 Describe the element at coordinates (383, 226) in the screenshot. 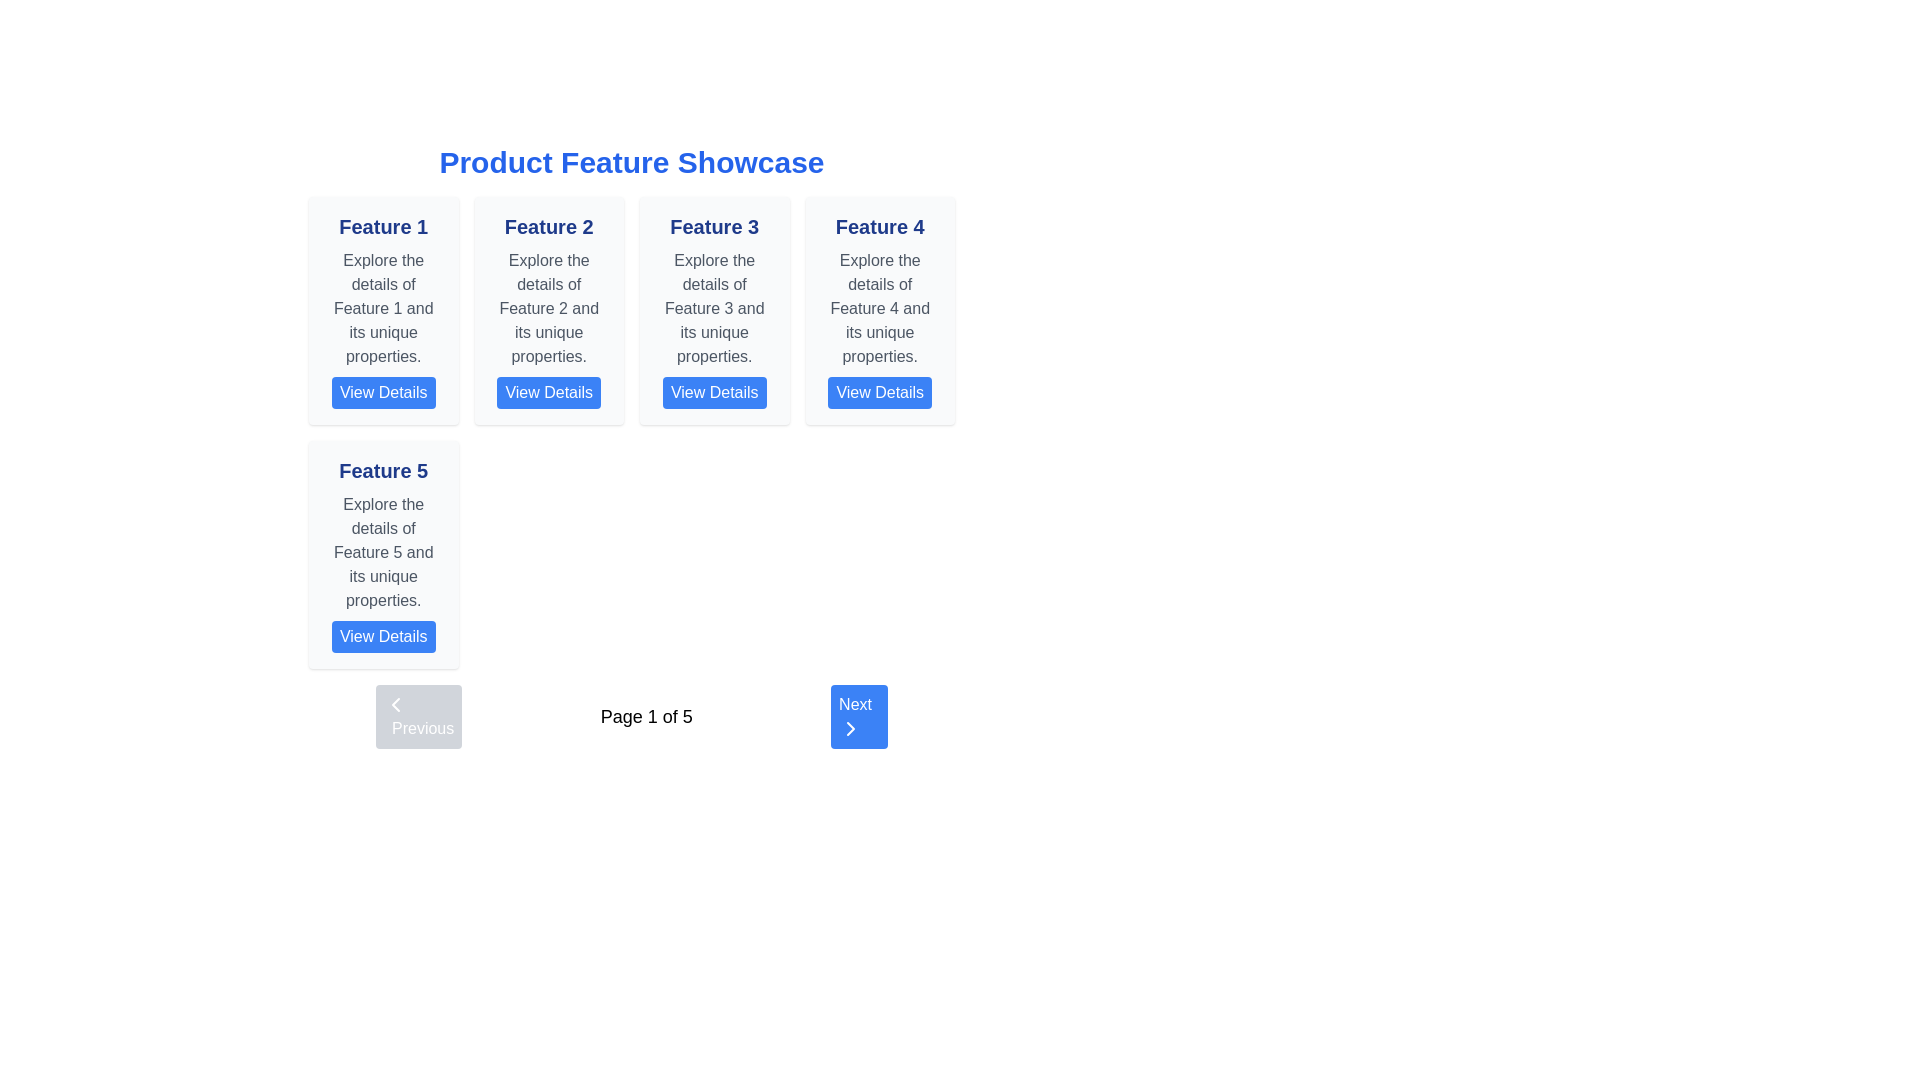

I see `title text label for 'Feature 1', which is located at the top of the first feature card in the grid layout` at that location.